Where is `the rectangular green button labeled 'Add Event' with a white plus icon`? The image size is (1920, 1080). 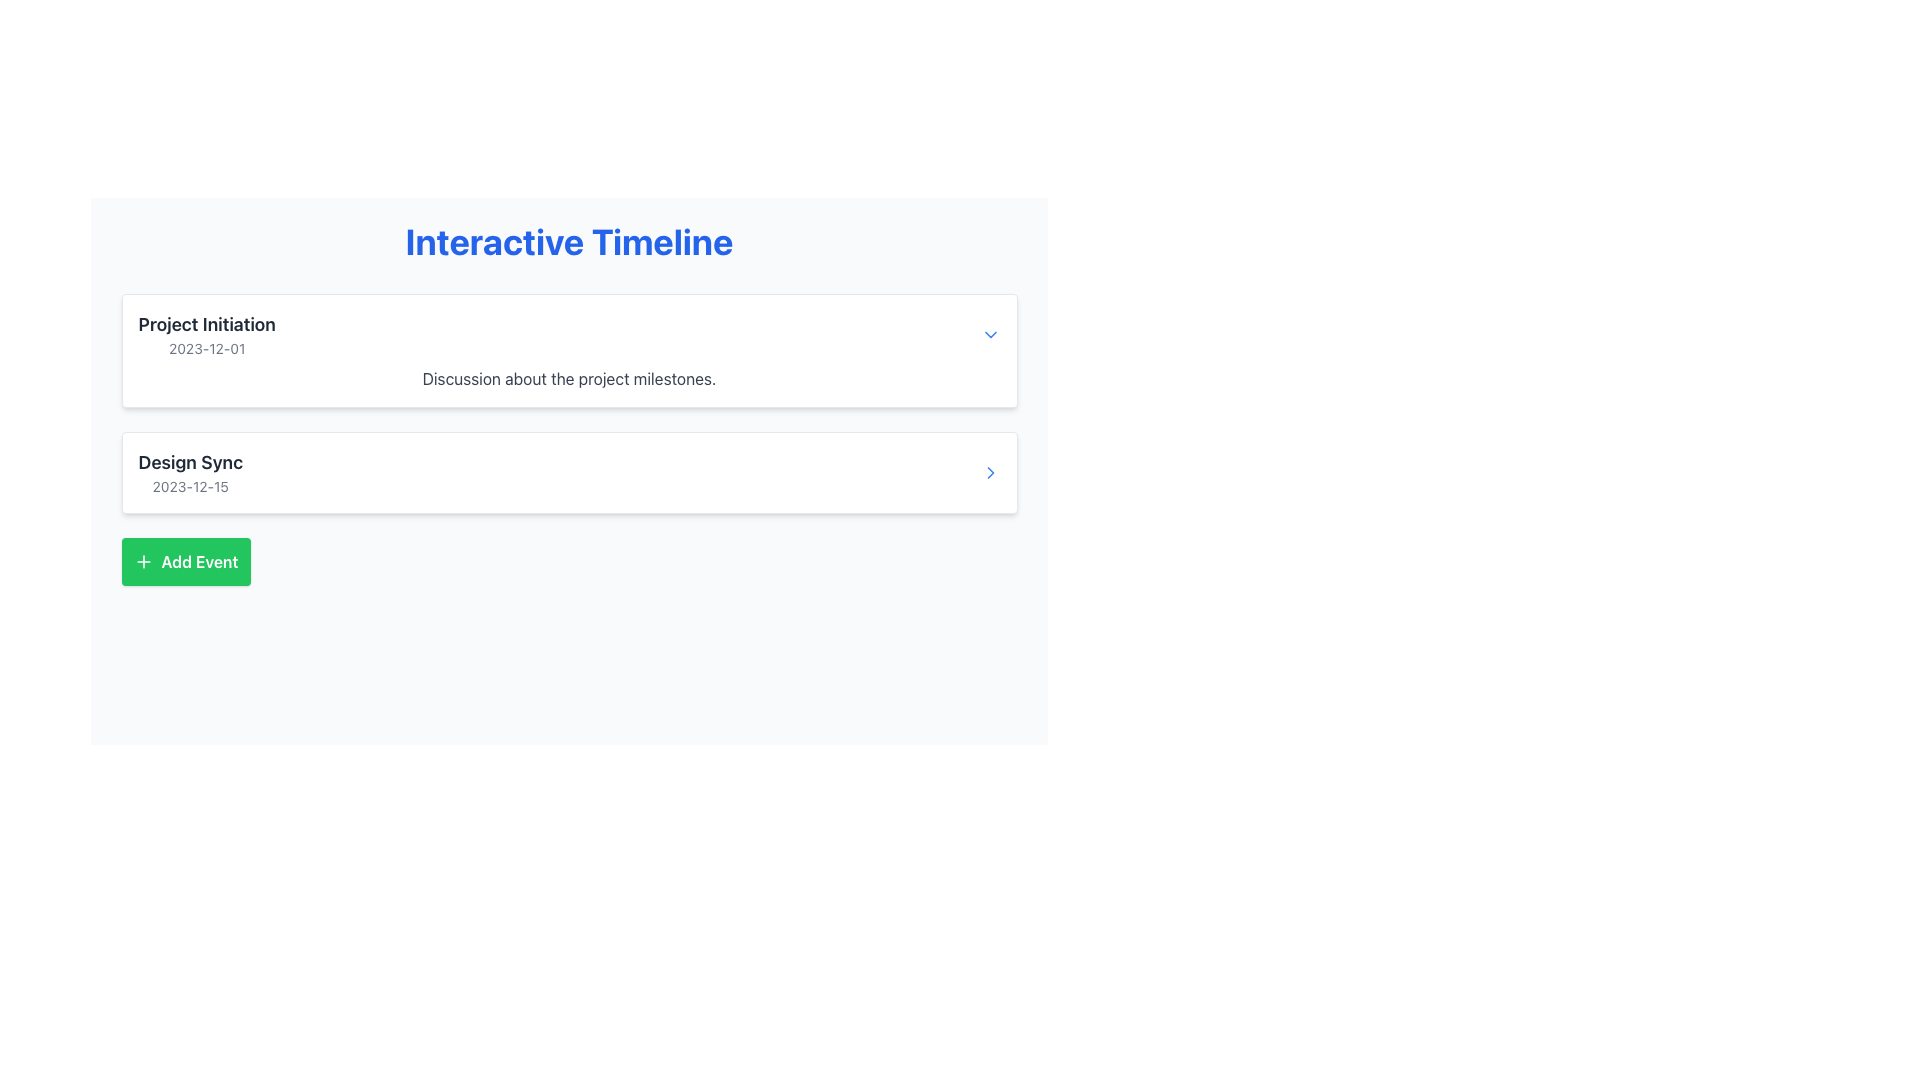 the rectangular green button labeled 'Add Event' with a white plus icon is located at coordinates (186, 562).